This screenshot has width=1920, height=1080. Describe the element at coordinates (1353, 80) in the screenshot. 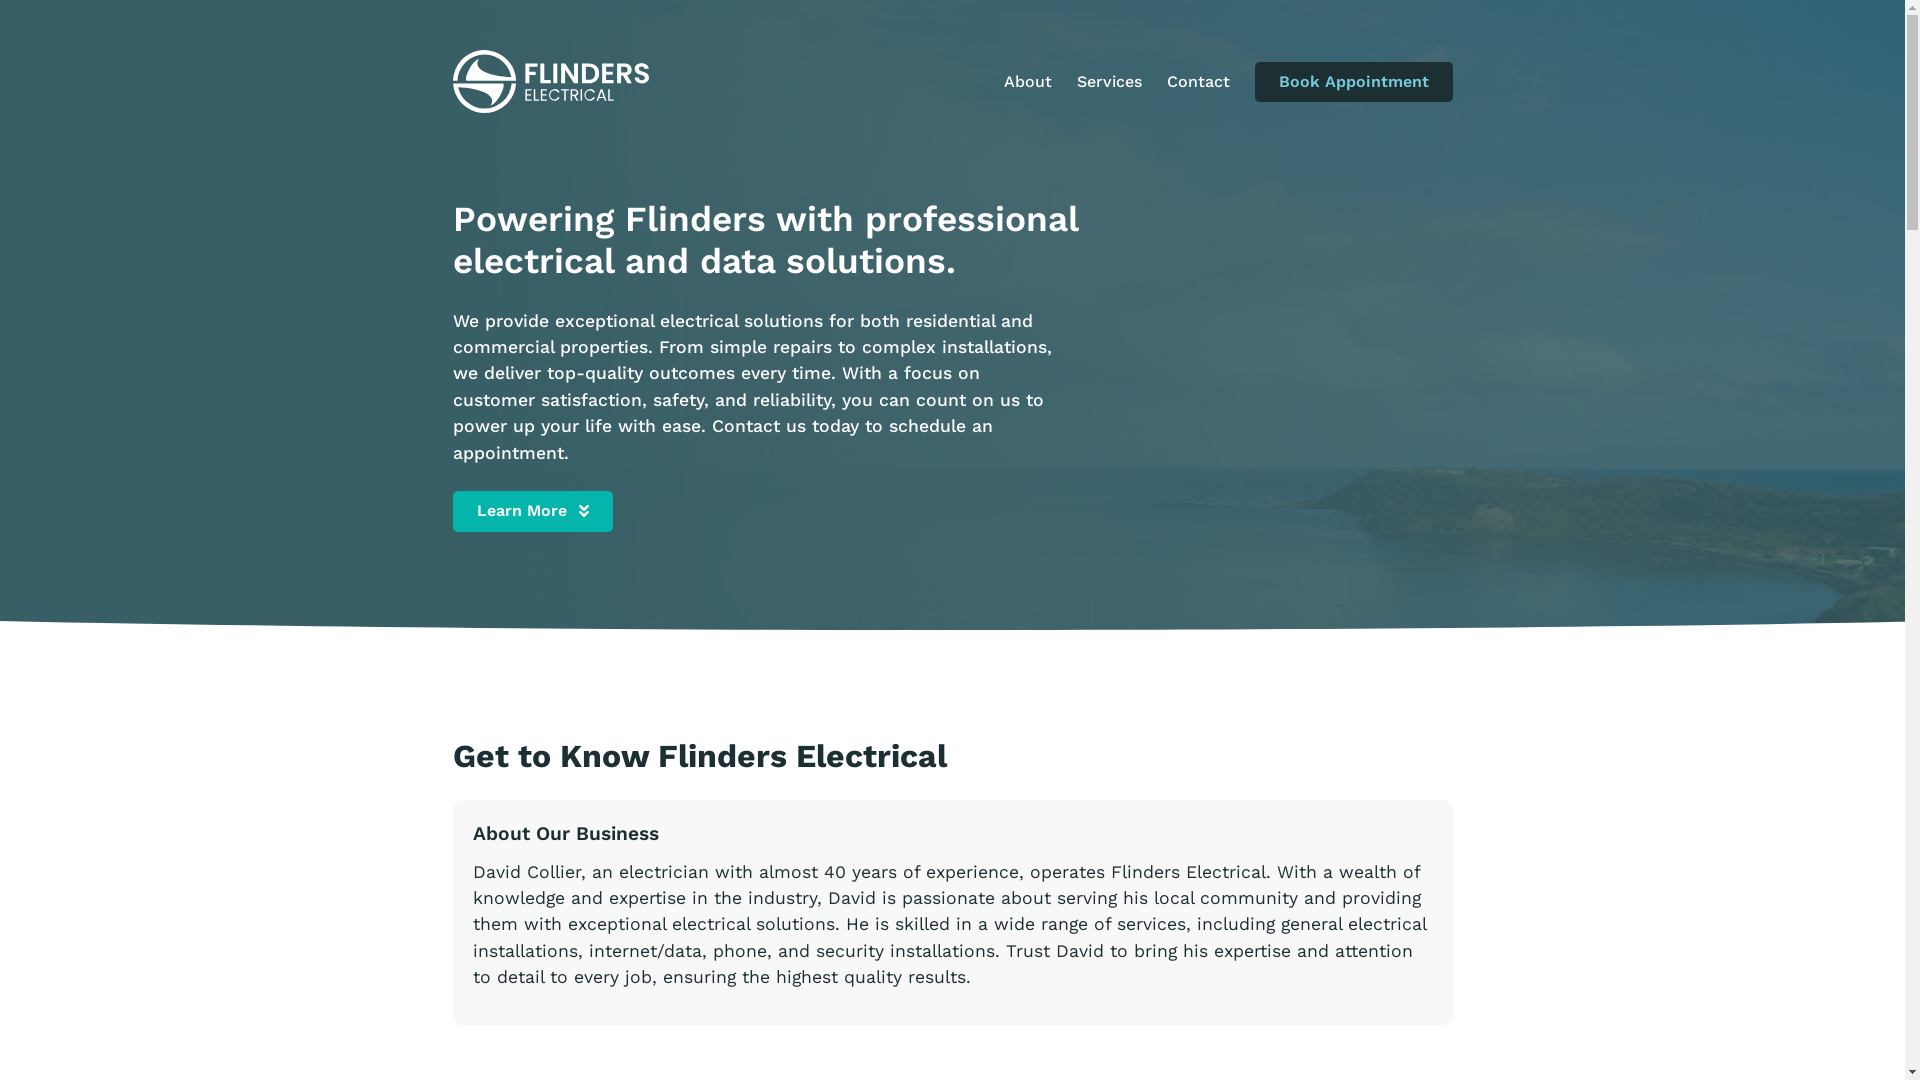

I see `'Book Appointment'` at that location.